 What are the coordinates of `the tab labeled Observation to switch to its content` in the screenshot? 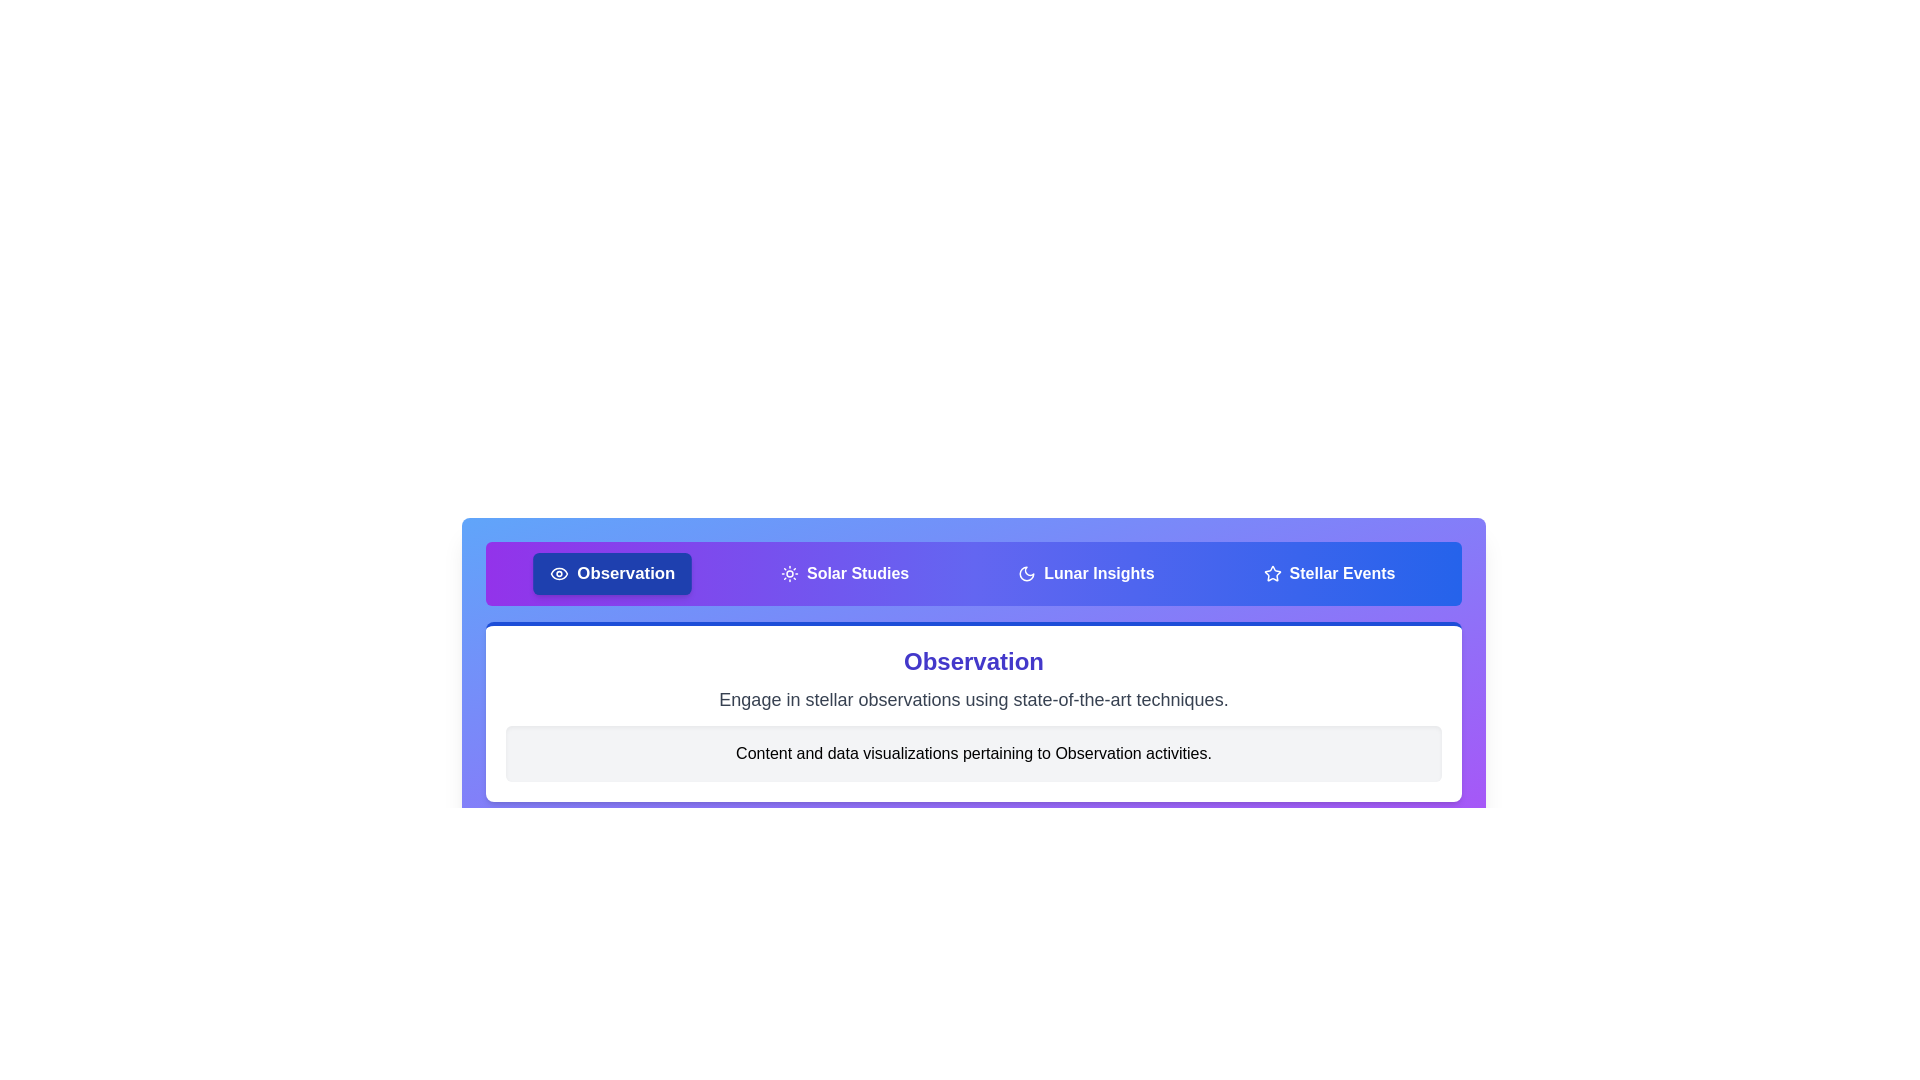 It's located at (611, 574).